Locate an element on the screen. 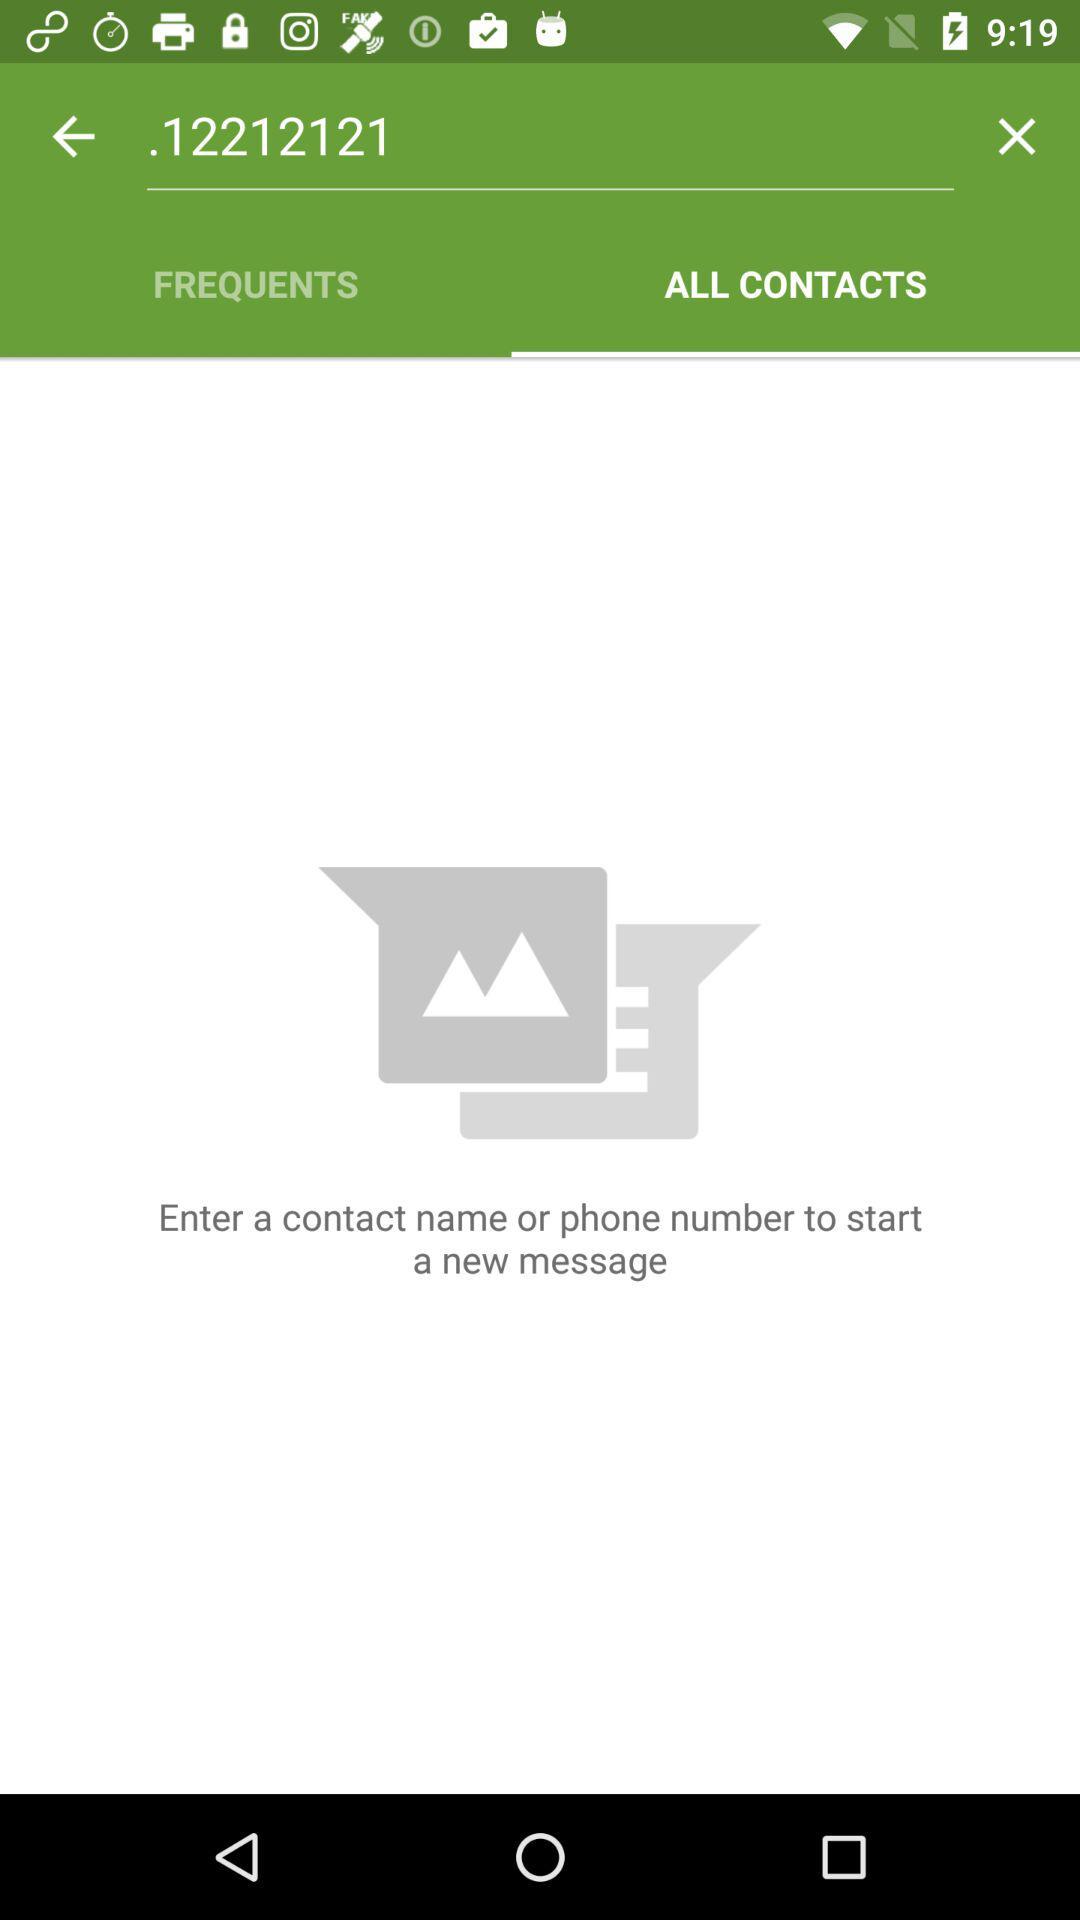 This screenshot has width=1080, height=1920. .12212121 icon is located at coordinates (550, 135).